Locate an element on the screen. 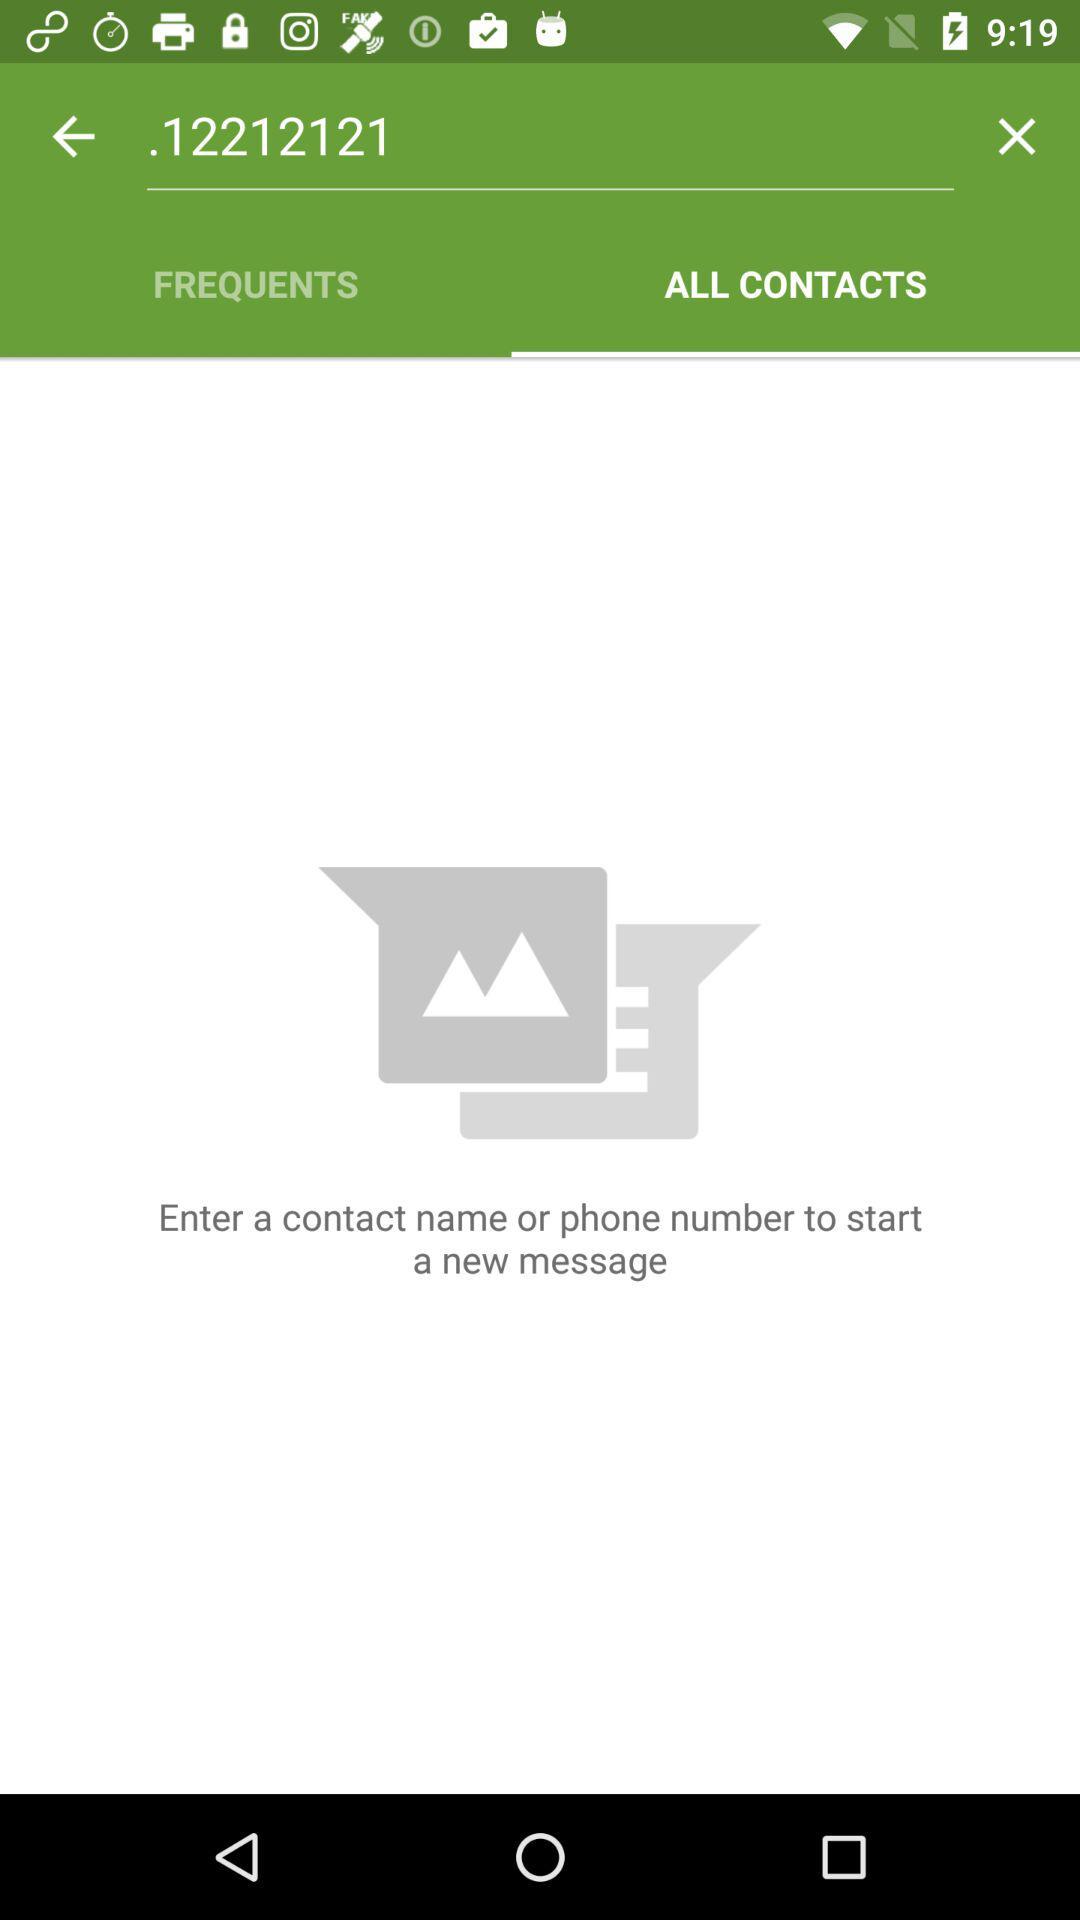 This screenshot has width=1080, height=1920. .12212121 icon is located at coordinates (550, 135).